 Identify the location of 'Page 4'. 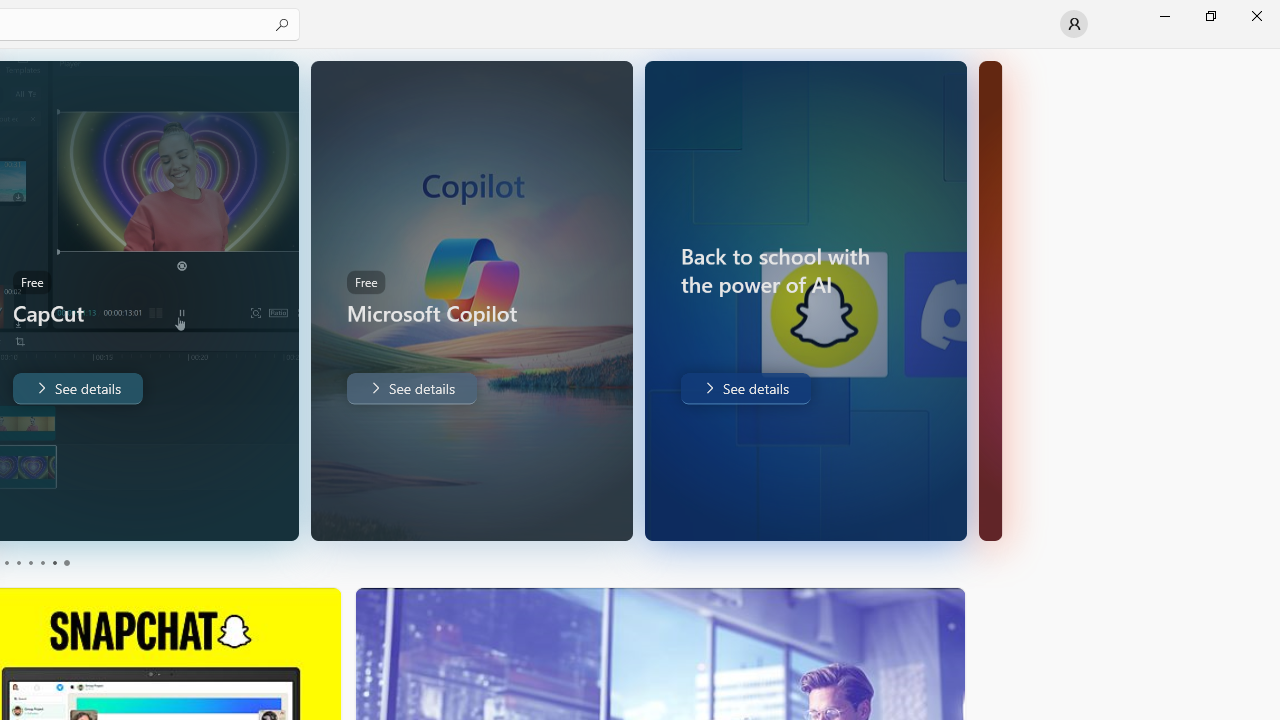
(42, 563).